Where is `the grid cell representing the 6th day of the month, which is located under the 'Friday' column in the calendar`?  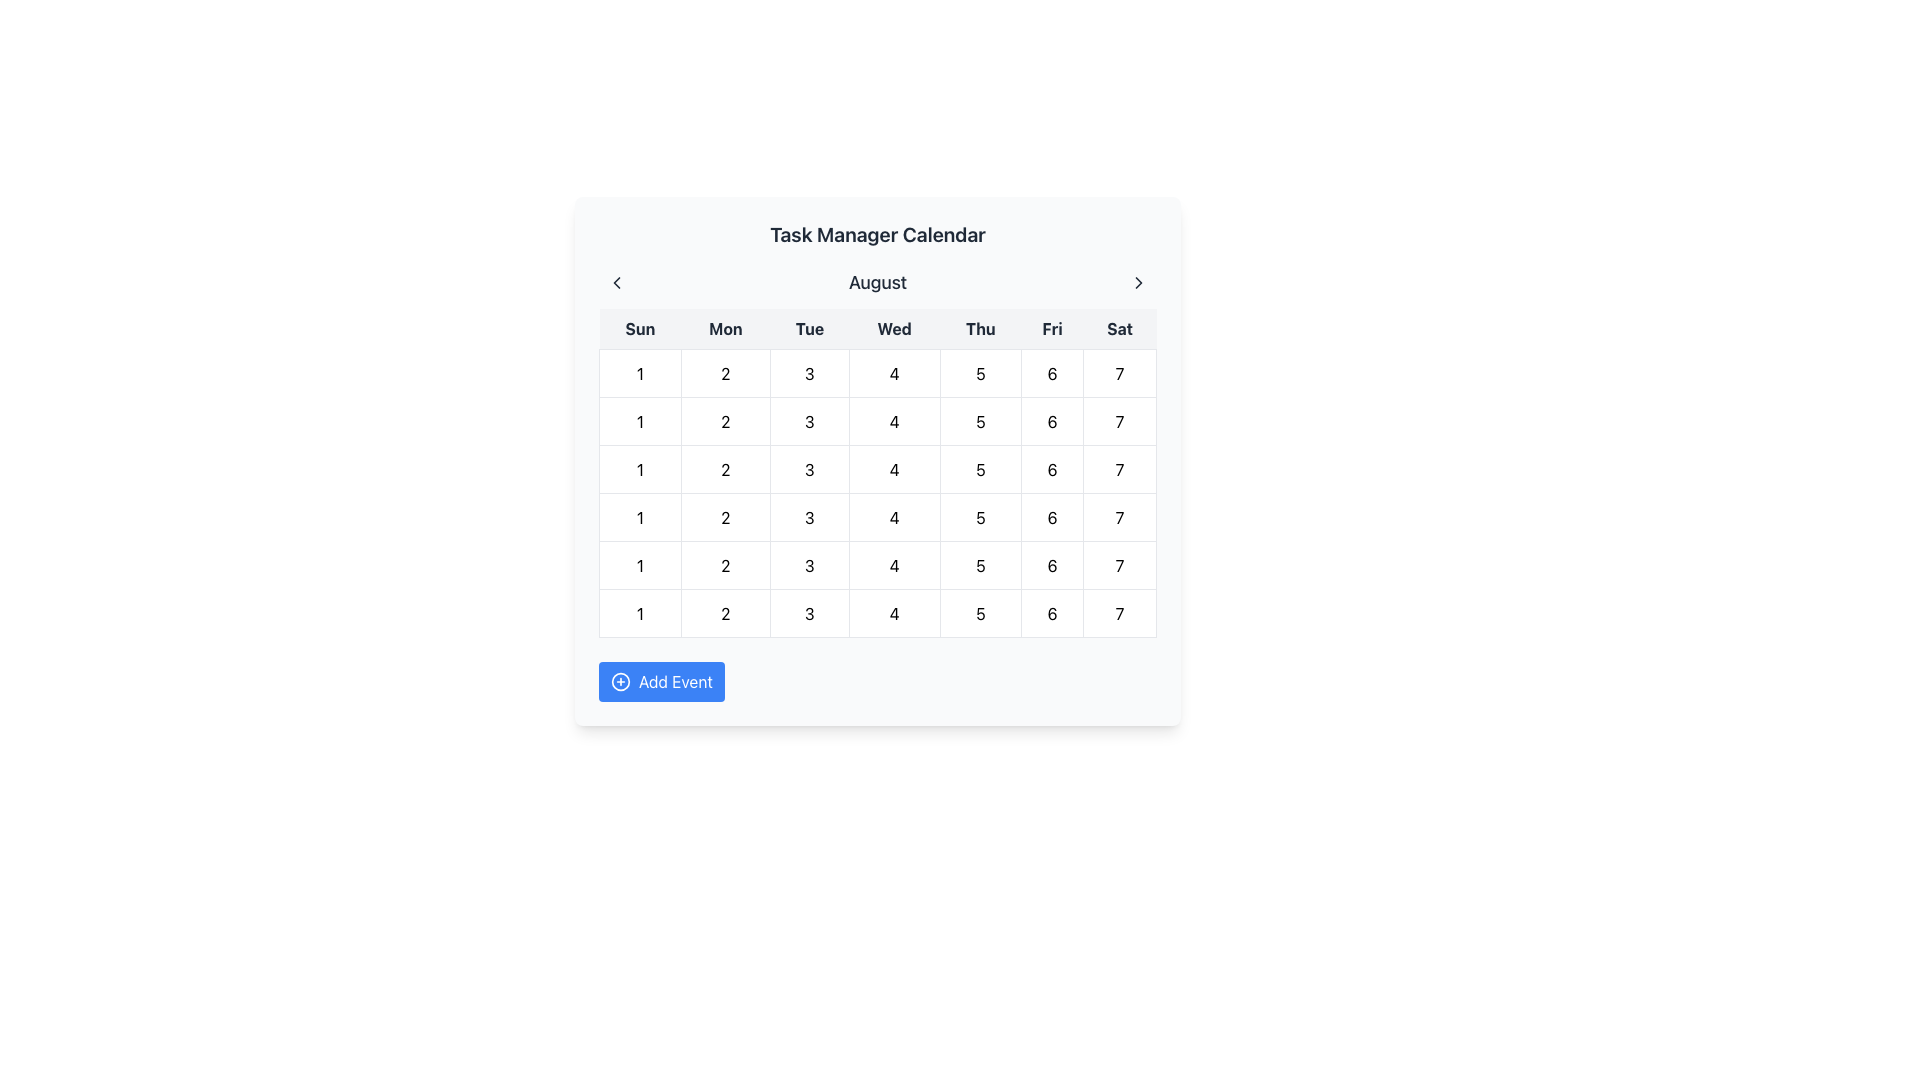 the grid cell representing the 6th day of the month, which is located under the 'Friday' column in the calendar is located at coordinates (1051, 469).